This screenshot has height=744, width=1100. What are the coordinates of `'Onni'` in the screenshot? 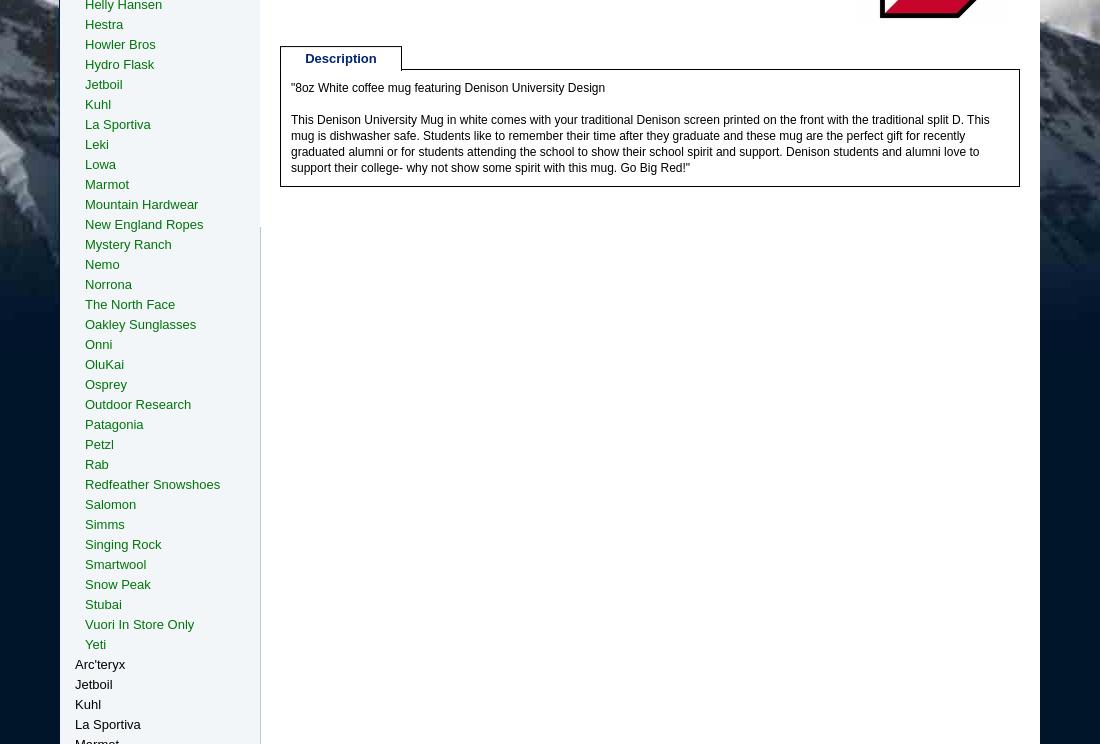 It's located at (85, 343).